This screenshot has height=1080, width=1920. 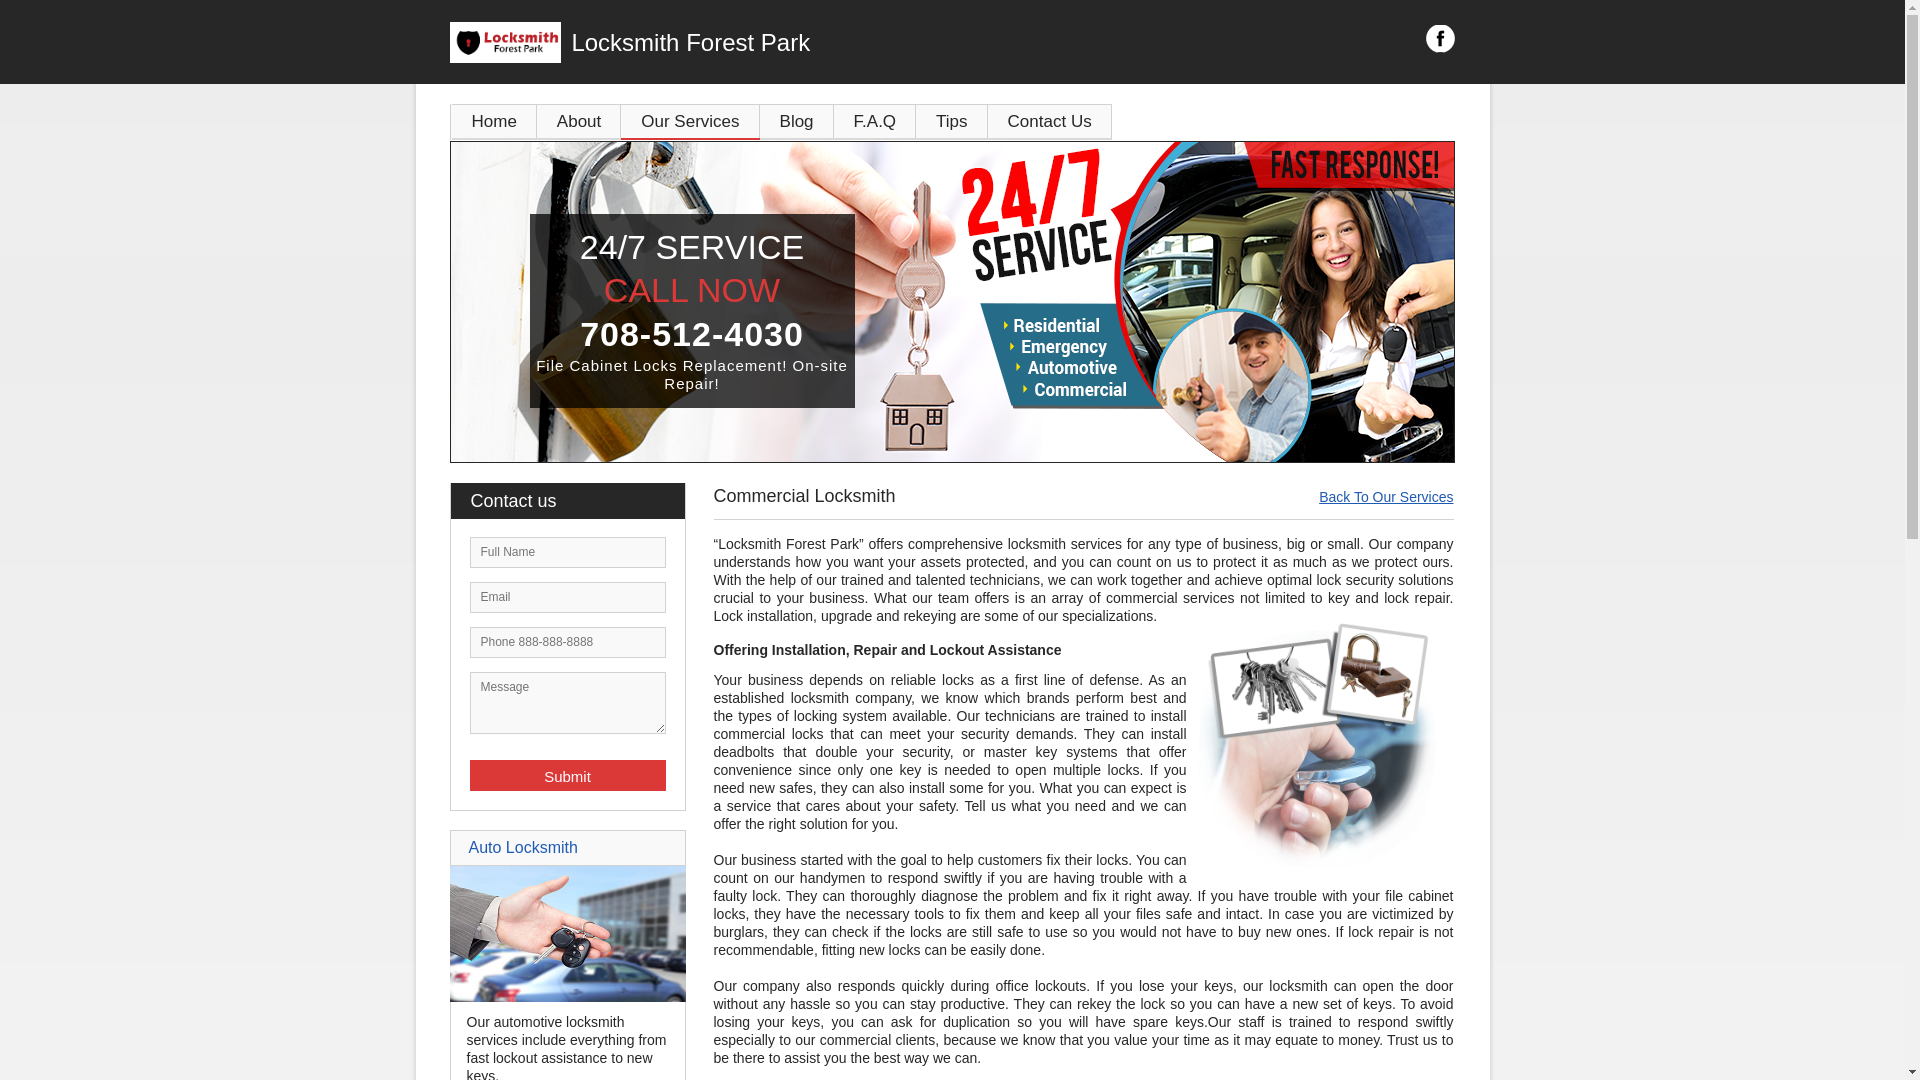 What do you see at coordinates (537, 121) in the screenshot?
I see `'About'` at bounding box center [537, 121].